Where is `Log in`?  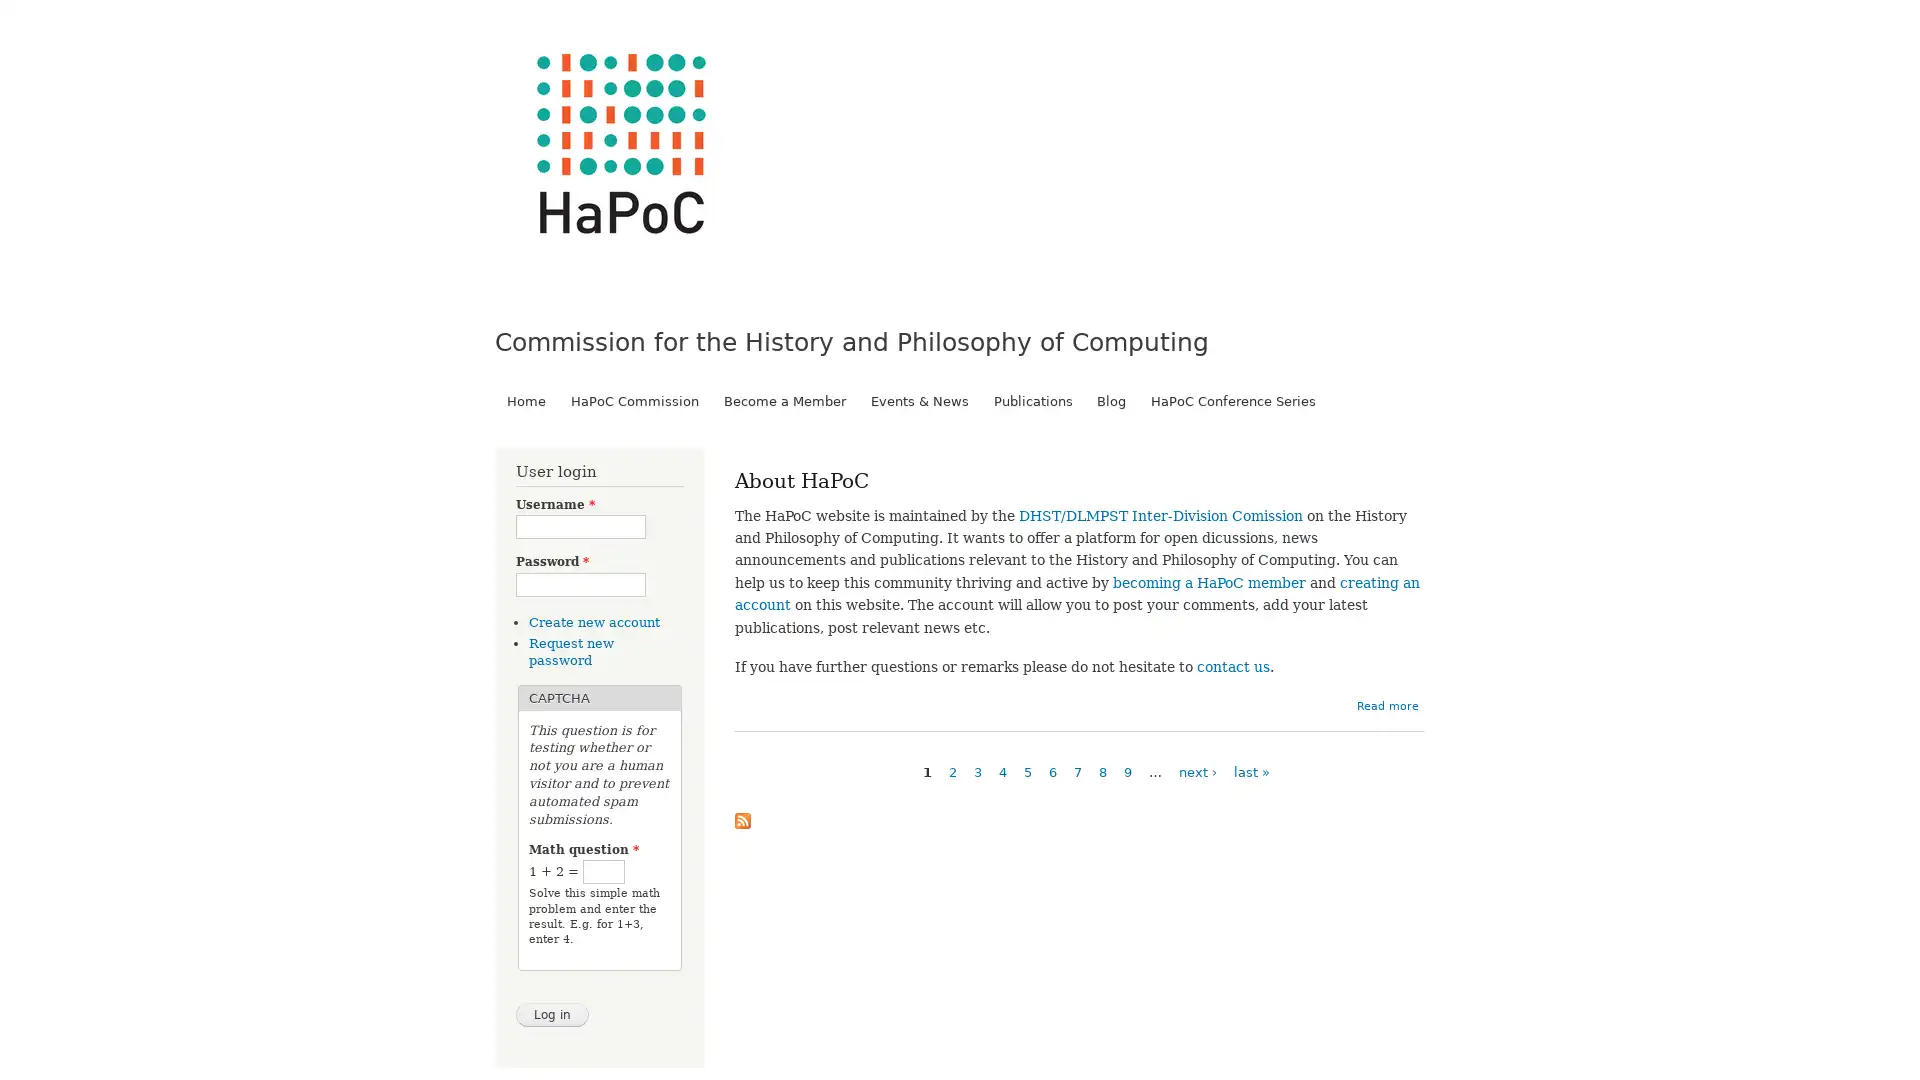
Log in is located at coordinates (552, 1014).